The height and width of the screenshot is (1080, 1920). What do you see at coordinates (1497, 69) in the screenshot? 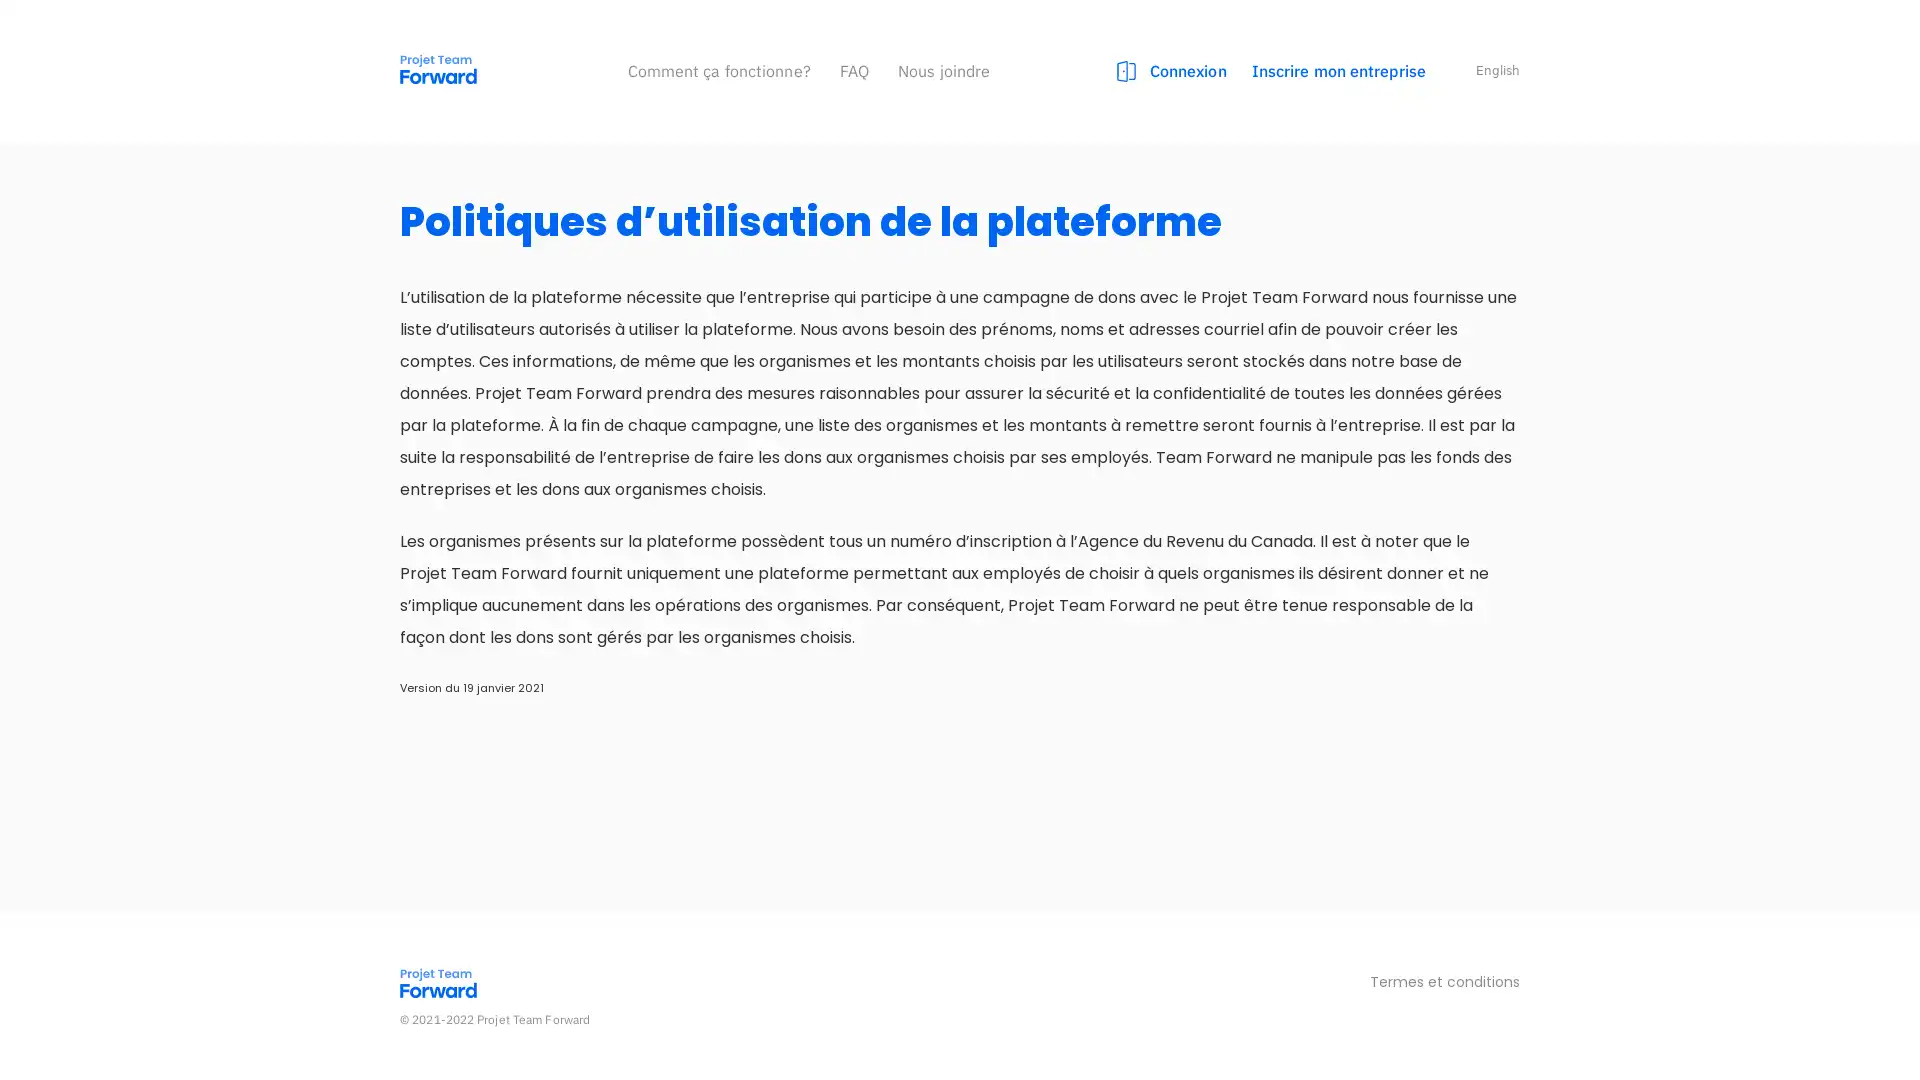
I see `English` at bounding box center [1497, 69].